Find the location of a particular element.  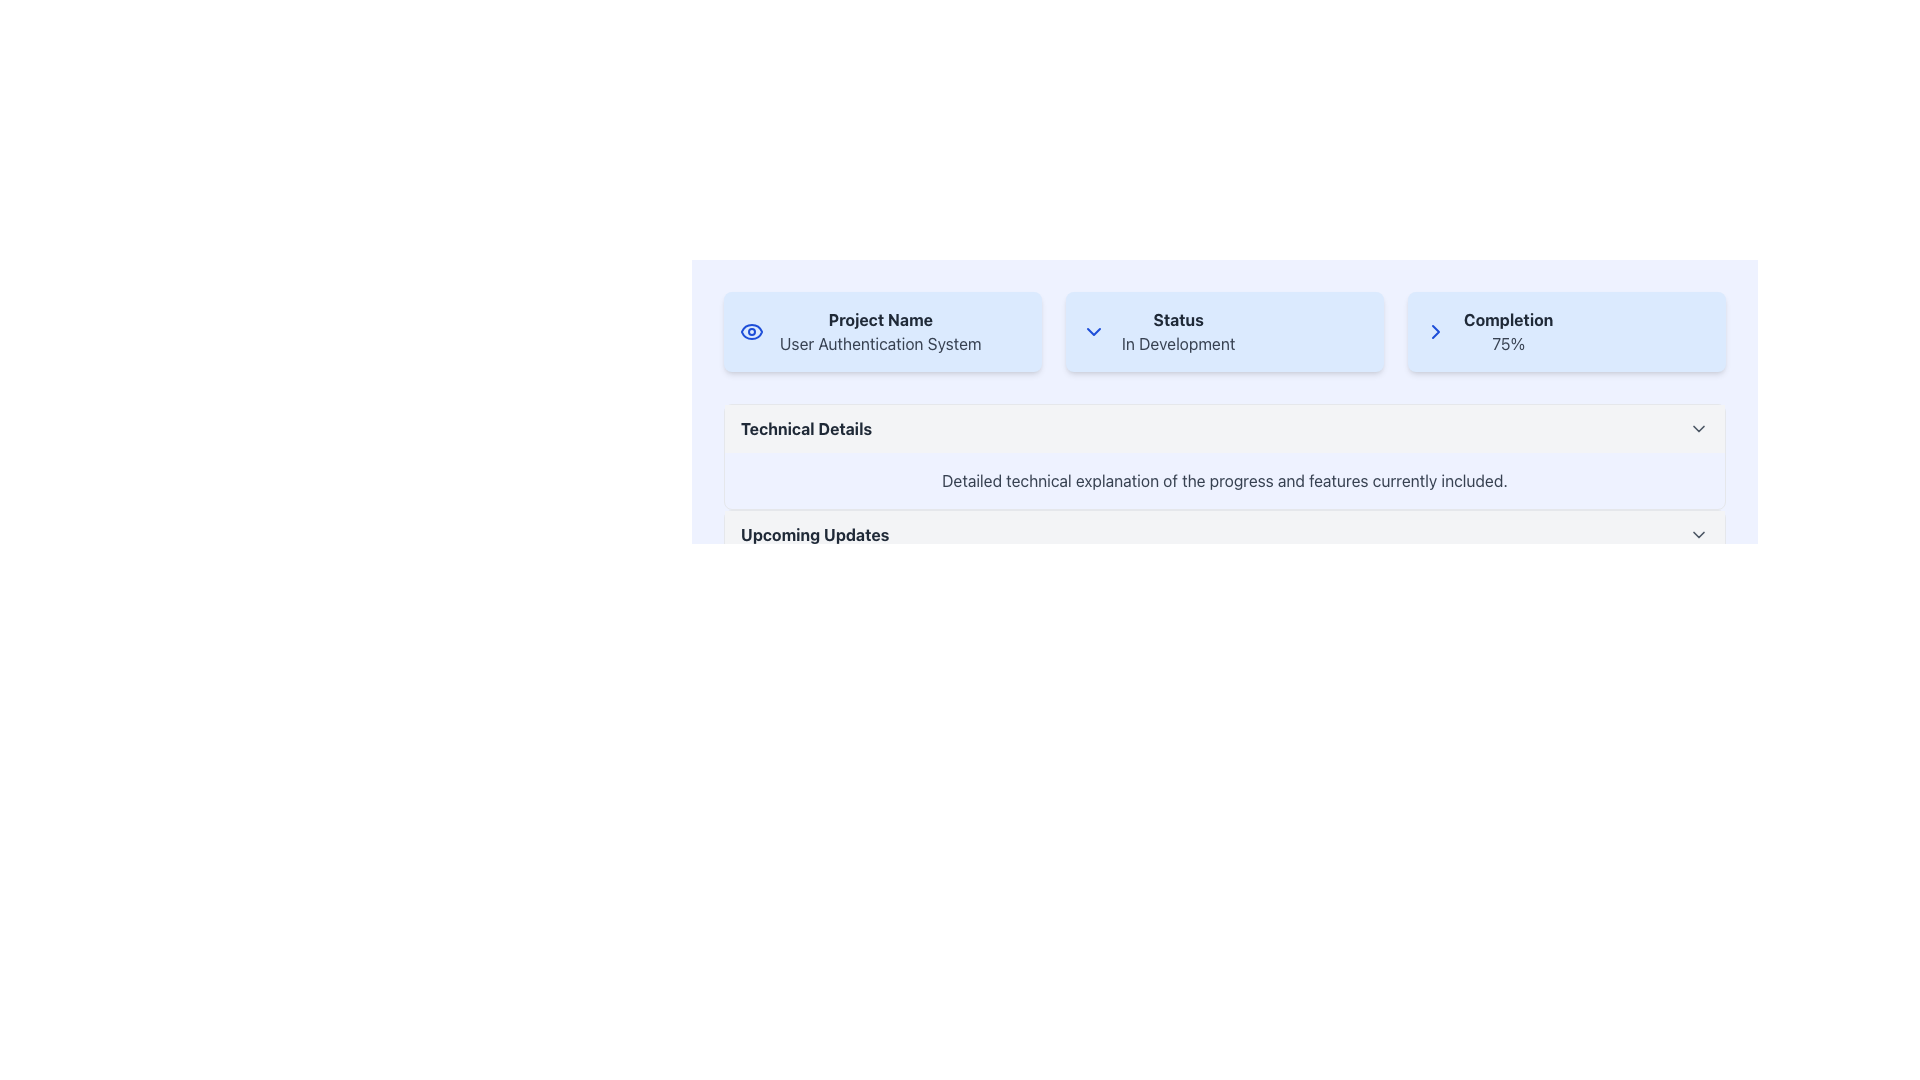

the text label that serves as a title or label for the current section, providing informative context for its associated content is located at coordinates (815, 534).